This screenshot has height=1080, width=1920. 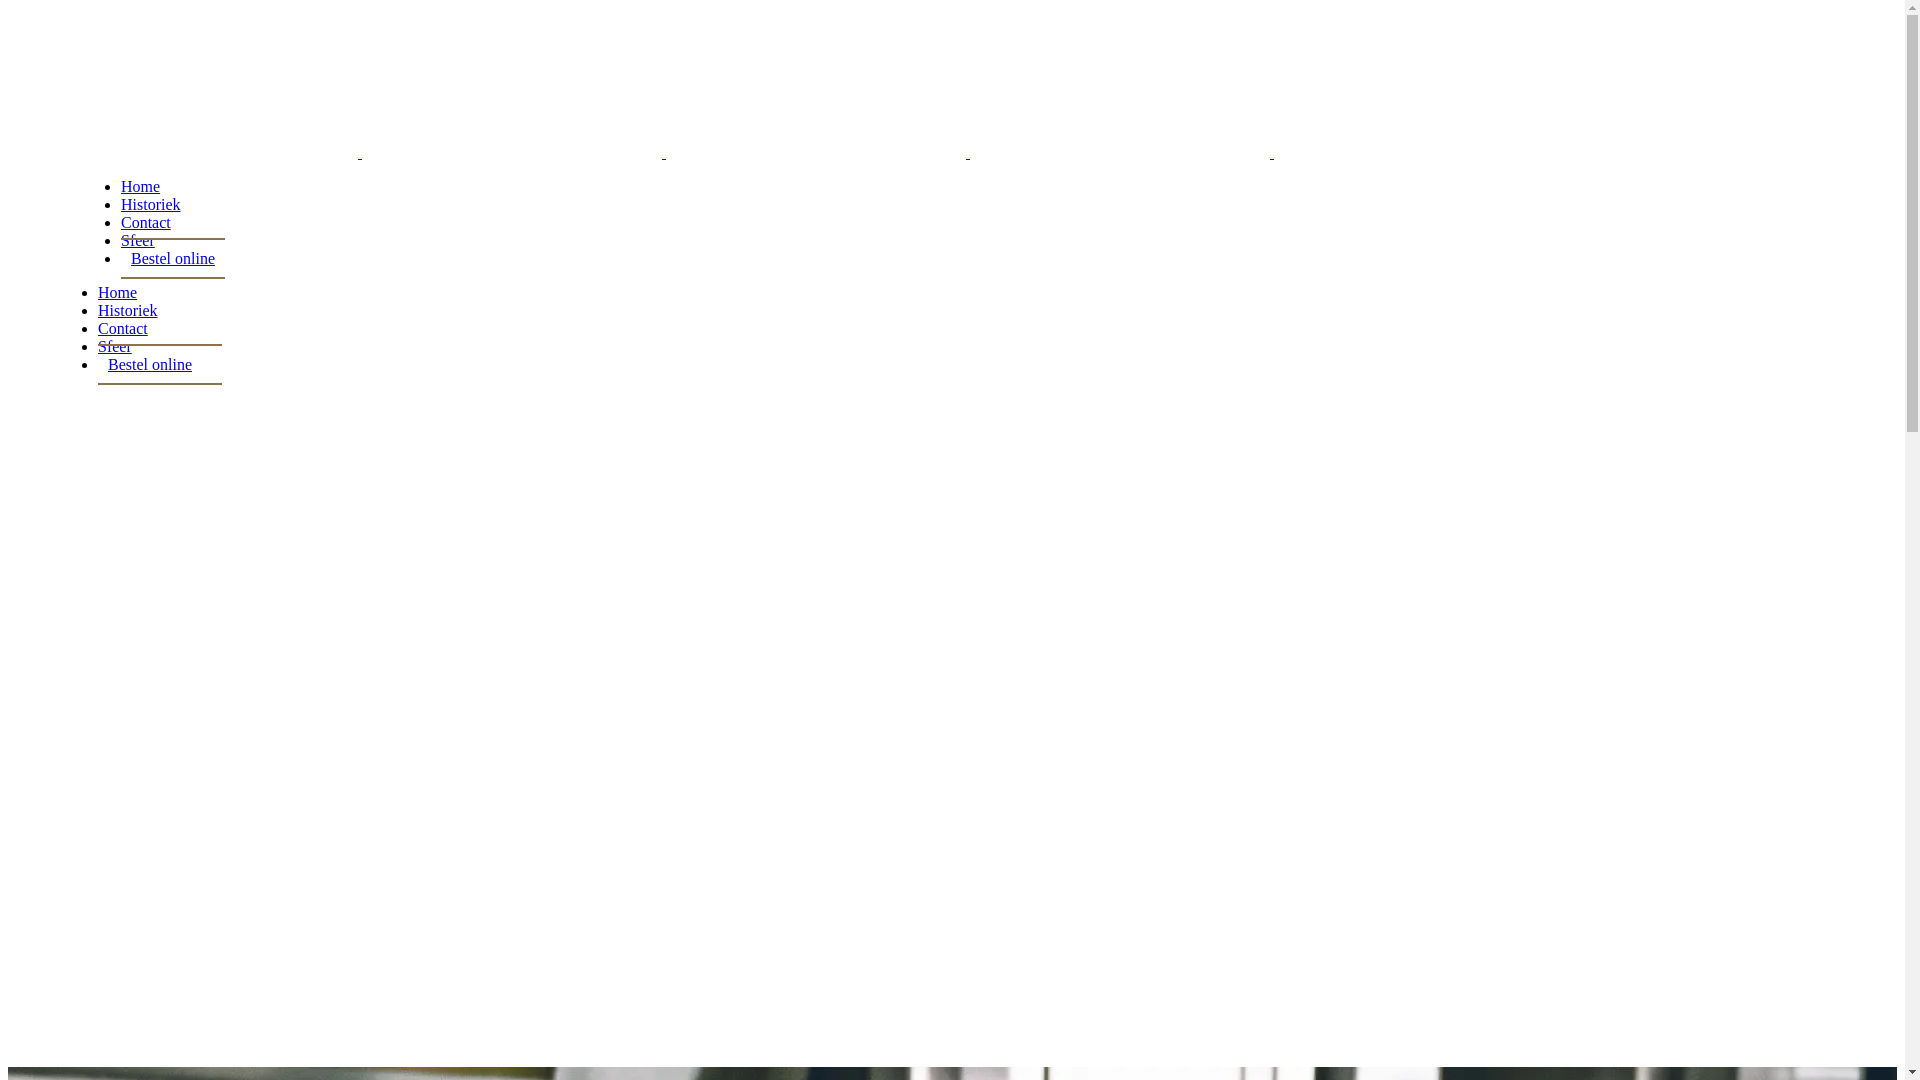 What do you see at coordinates (149, 204) in the screenshot?
I see `'Historiek'` at bounding box center [149, 204].